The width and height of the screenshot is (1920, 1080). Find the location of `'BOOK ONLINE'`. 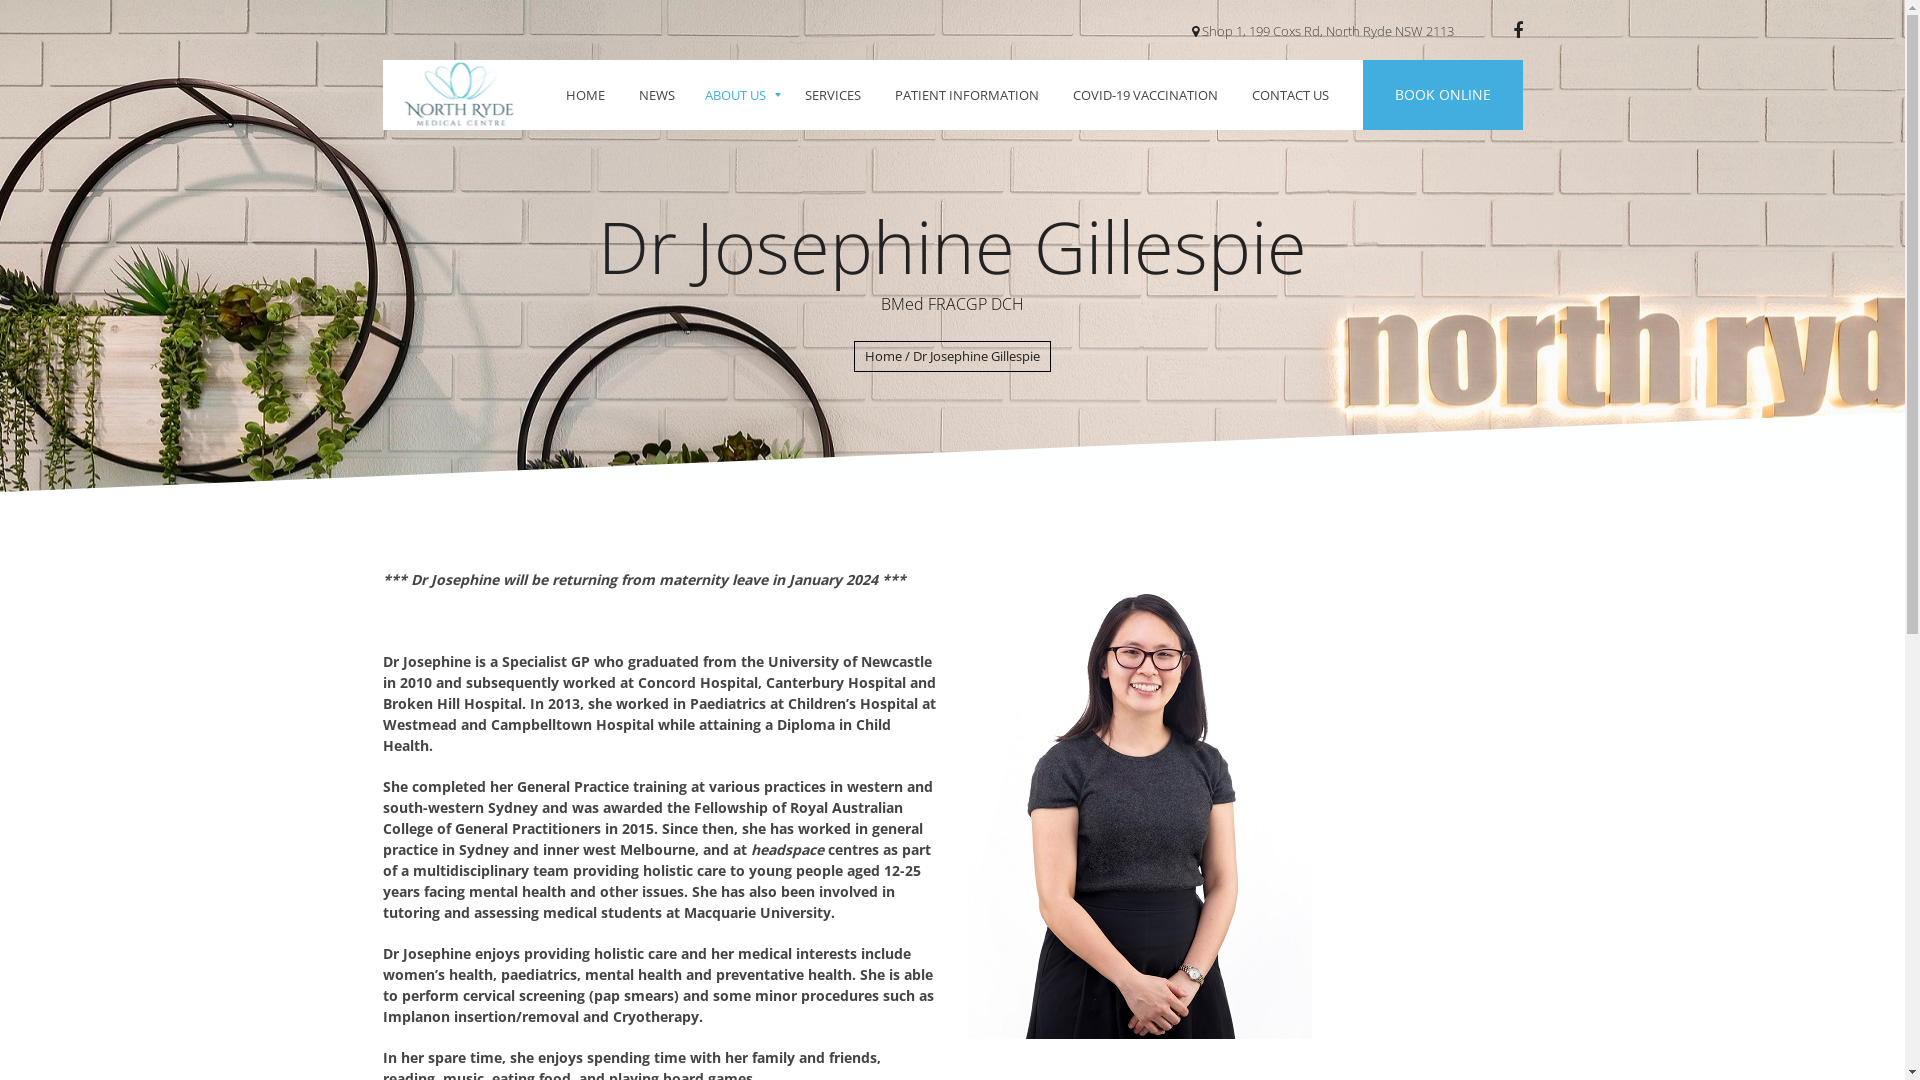

'BOOK ONLINE' is located at coordinates (1433, 95).